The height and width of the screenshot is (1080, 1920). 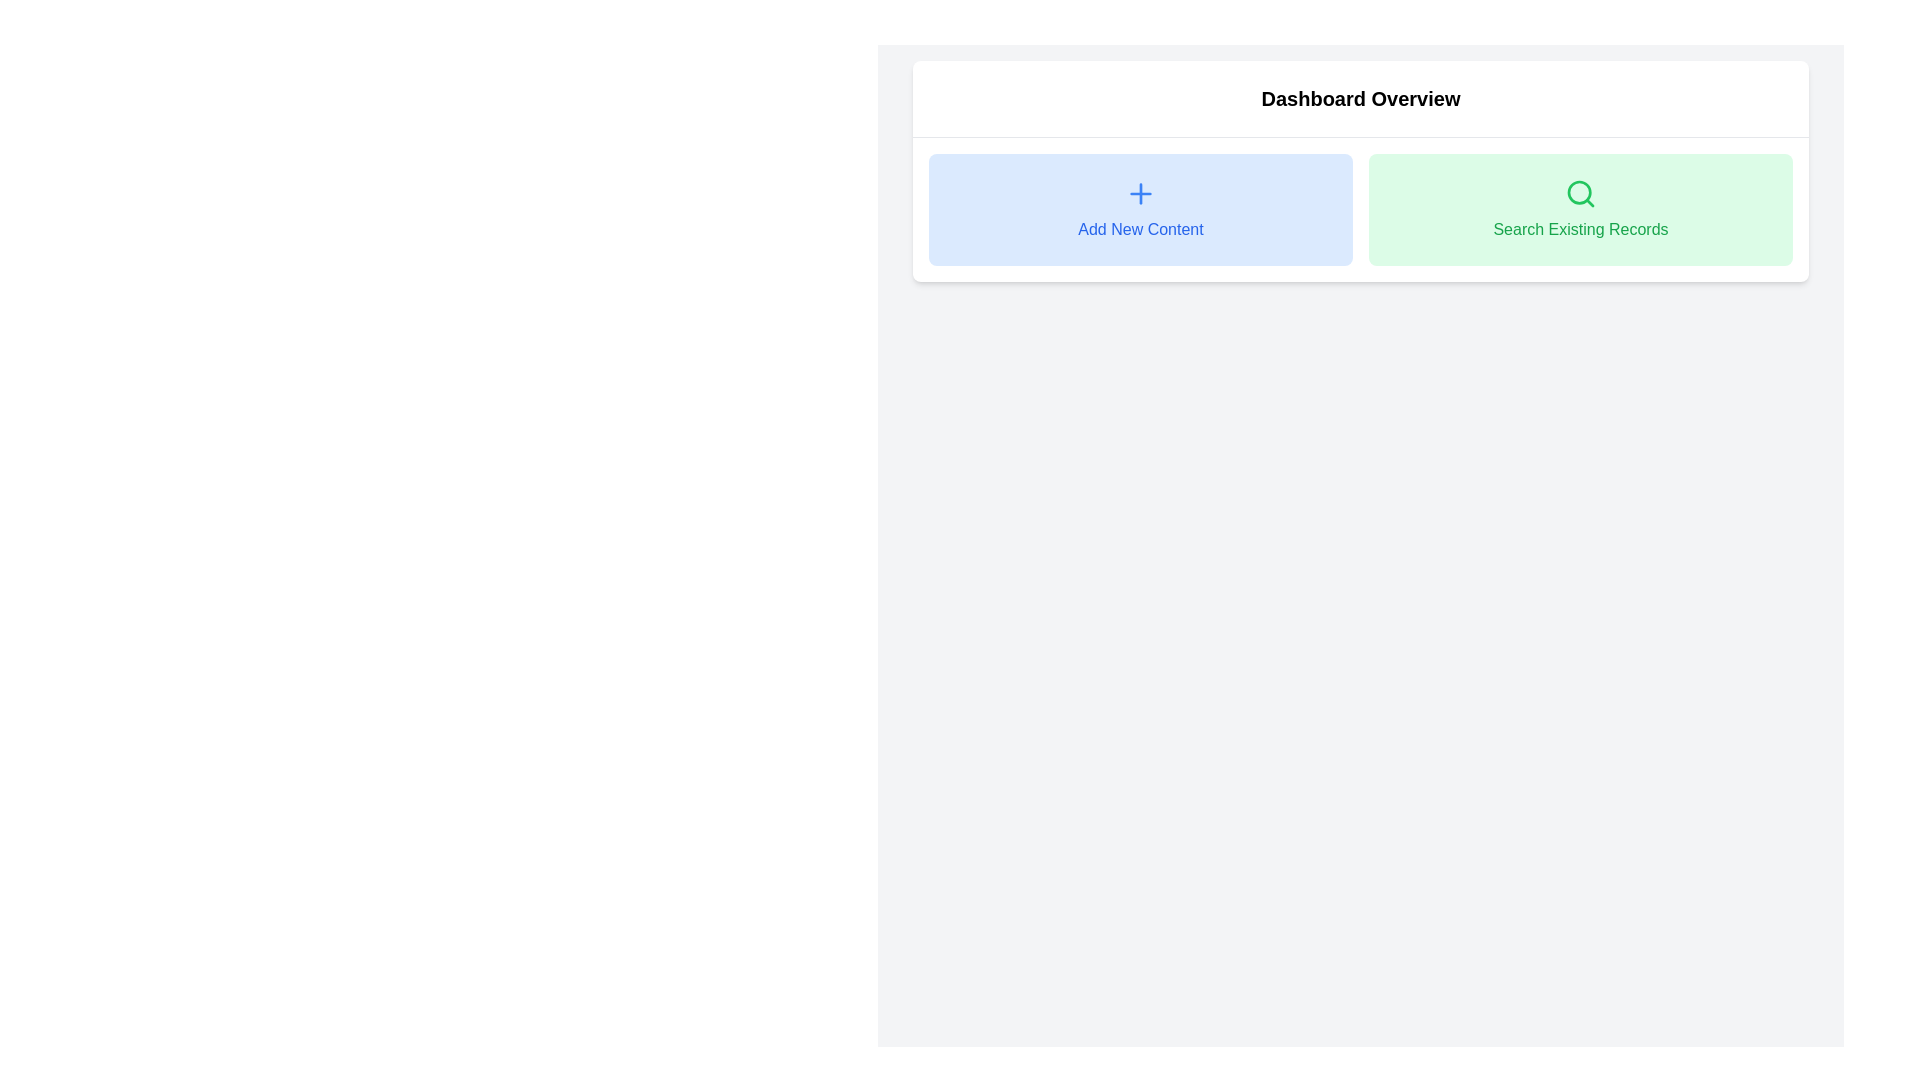 What do you see at coordinates (1578, 192) in the screenshot?
I see `the decorative circle element within the search icon, which visually indicates the search functionality` at bounding box center [1578, 192].